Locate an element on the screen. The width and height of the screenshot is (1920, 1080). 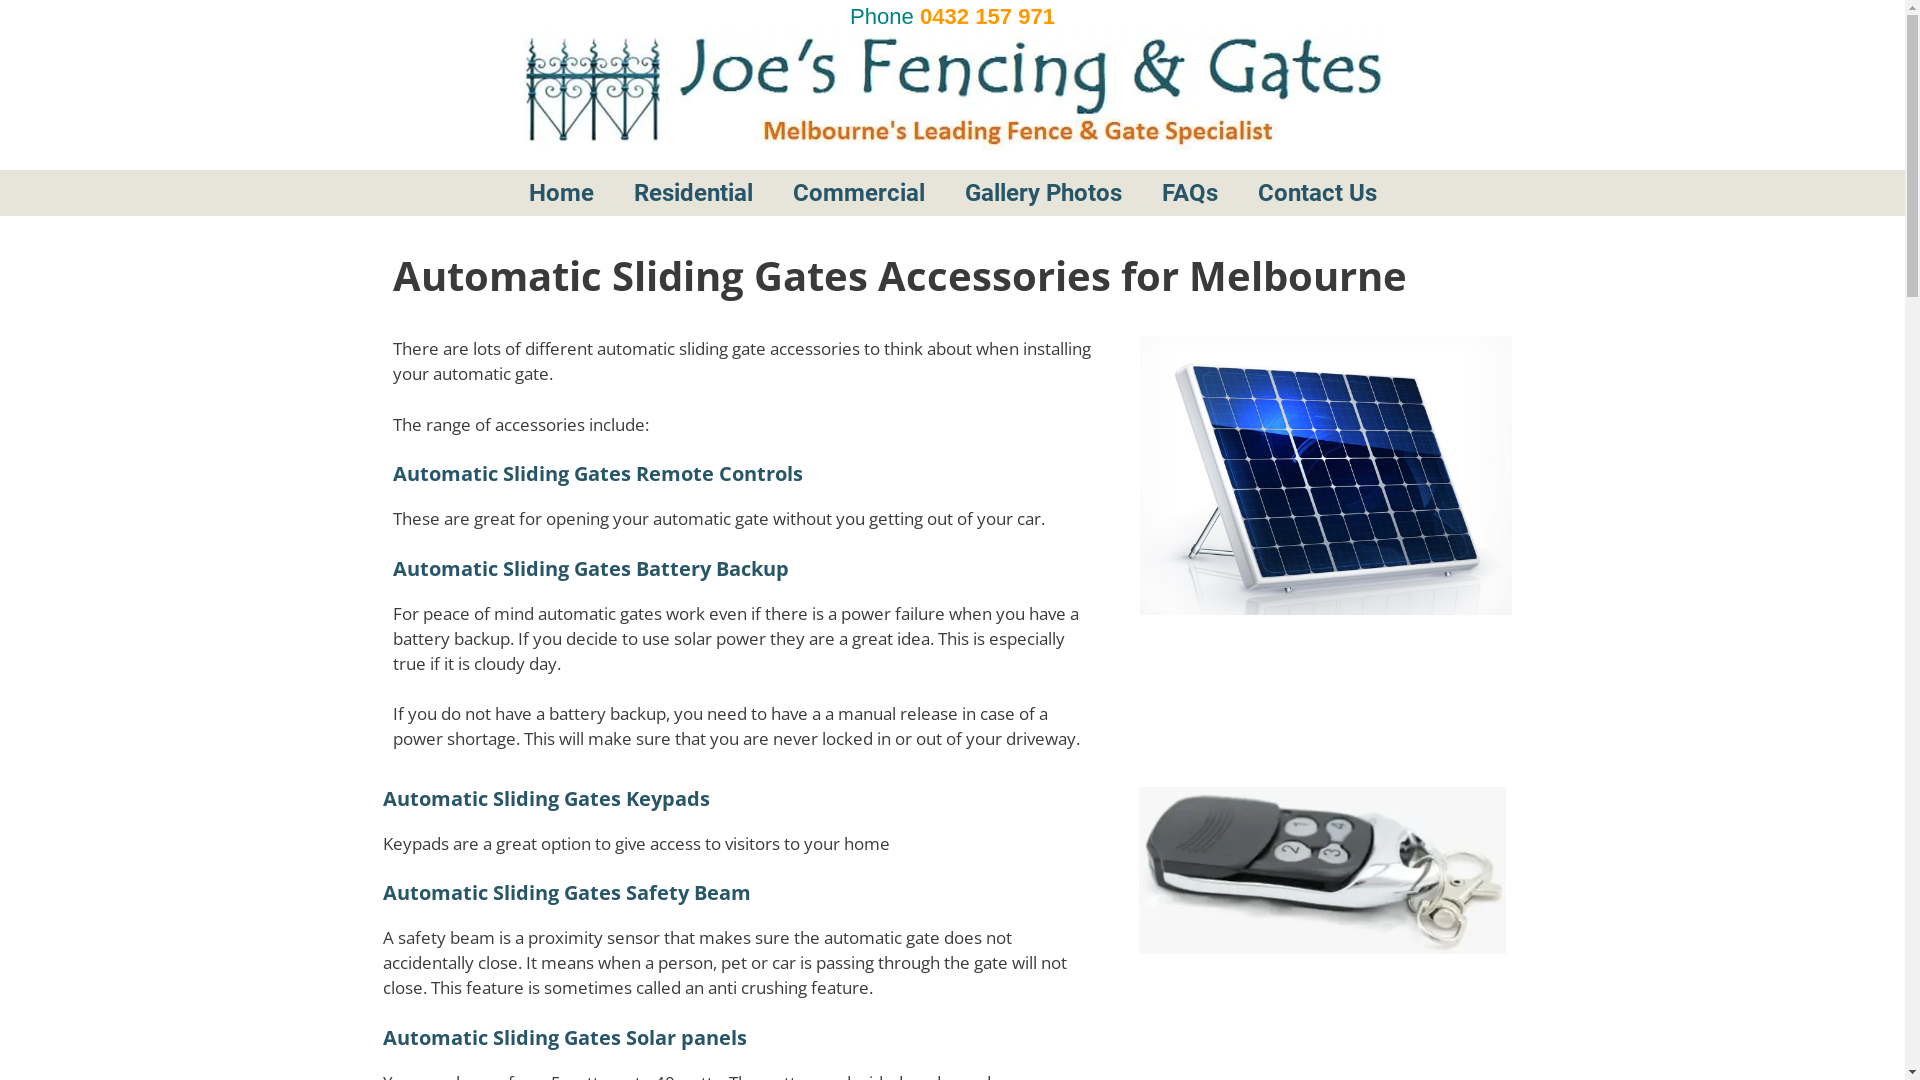
'Commercial' is located at coordinates (814, 192).